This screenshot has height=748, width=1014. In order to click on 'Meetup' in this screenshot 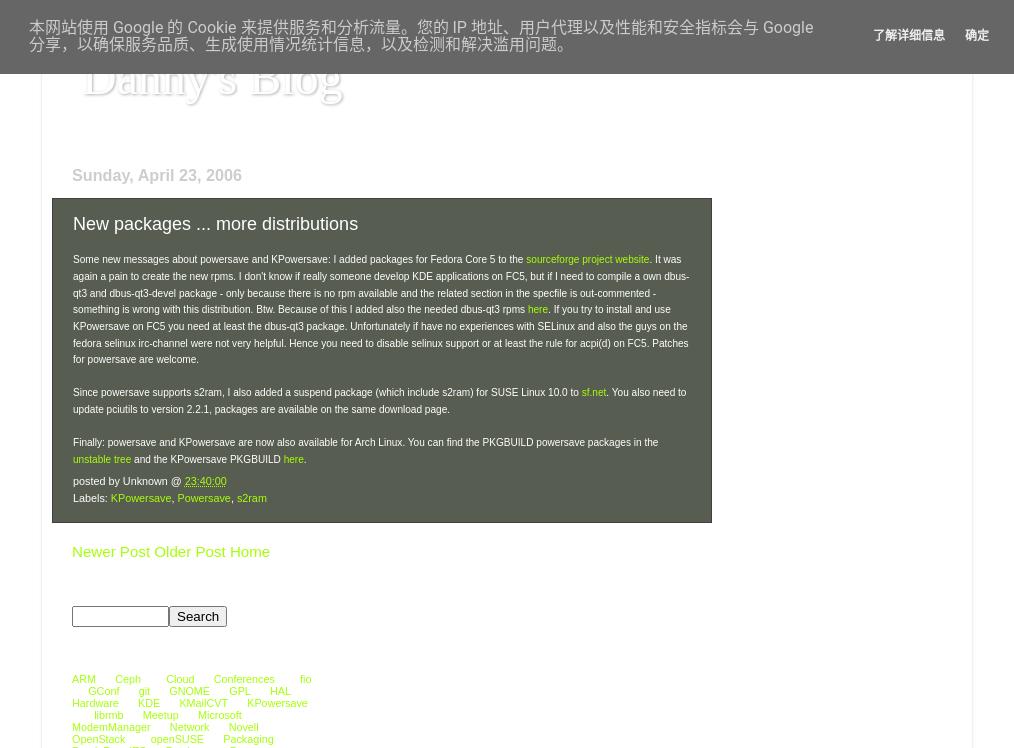, I will do `click(160, 714)`.